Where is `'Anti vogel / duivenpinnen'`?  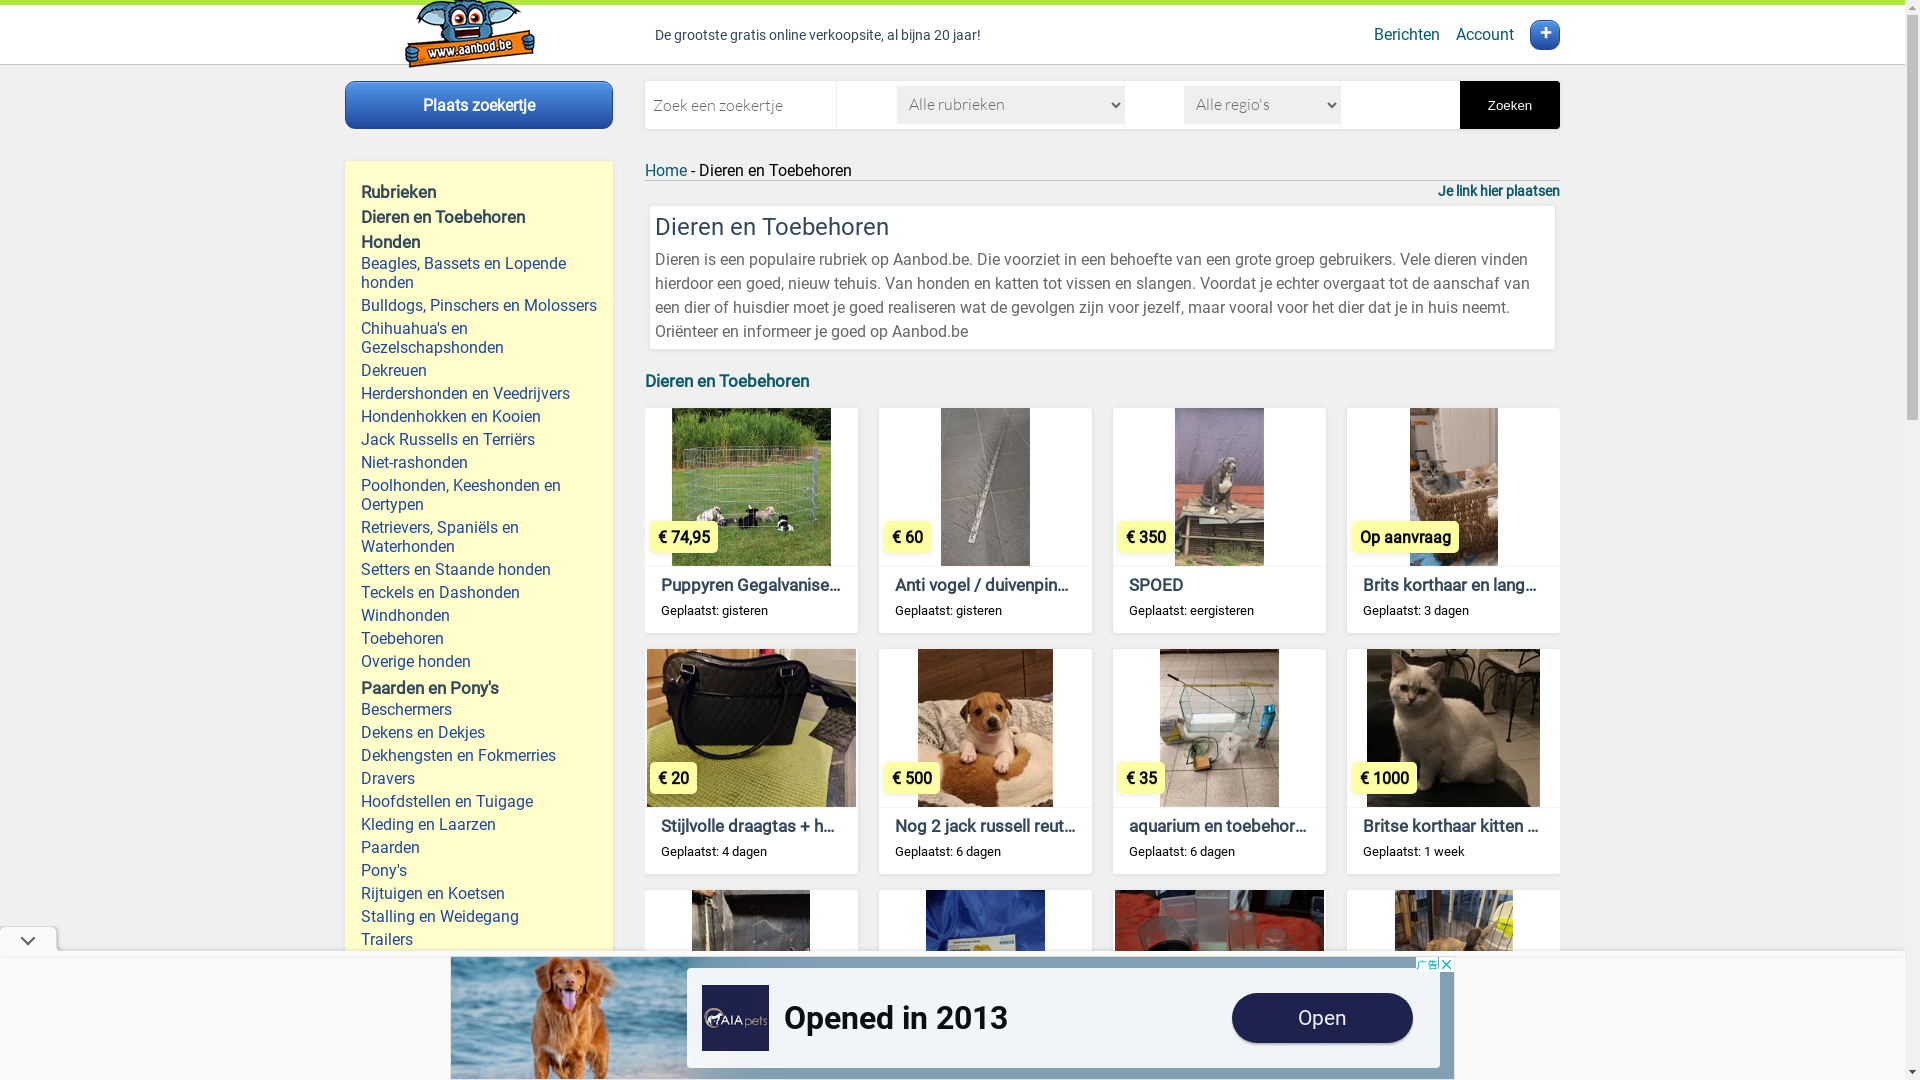 'Anti vogel / duivenpinnen' is located at coordinates (989, 583).